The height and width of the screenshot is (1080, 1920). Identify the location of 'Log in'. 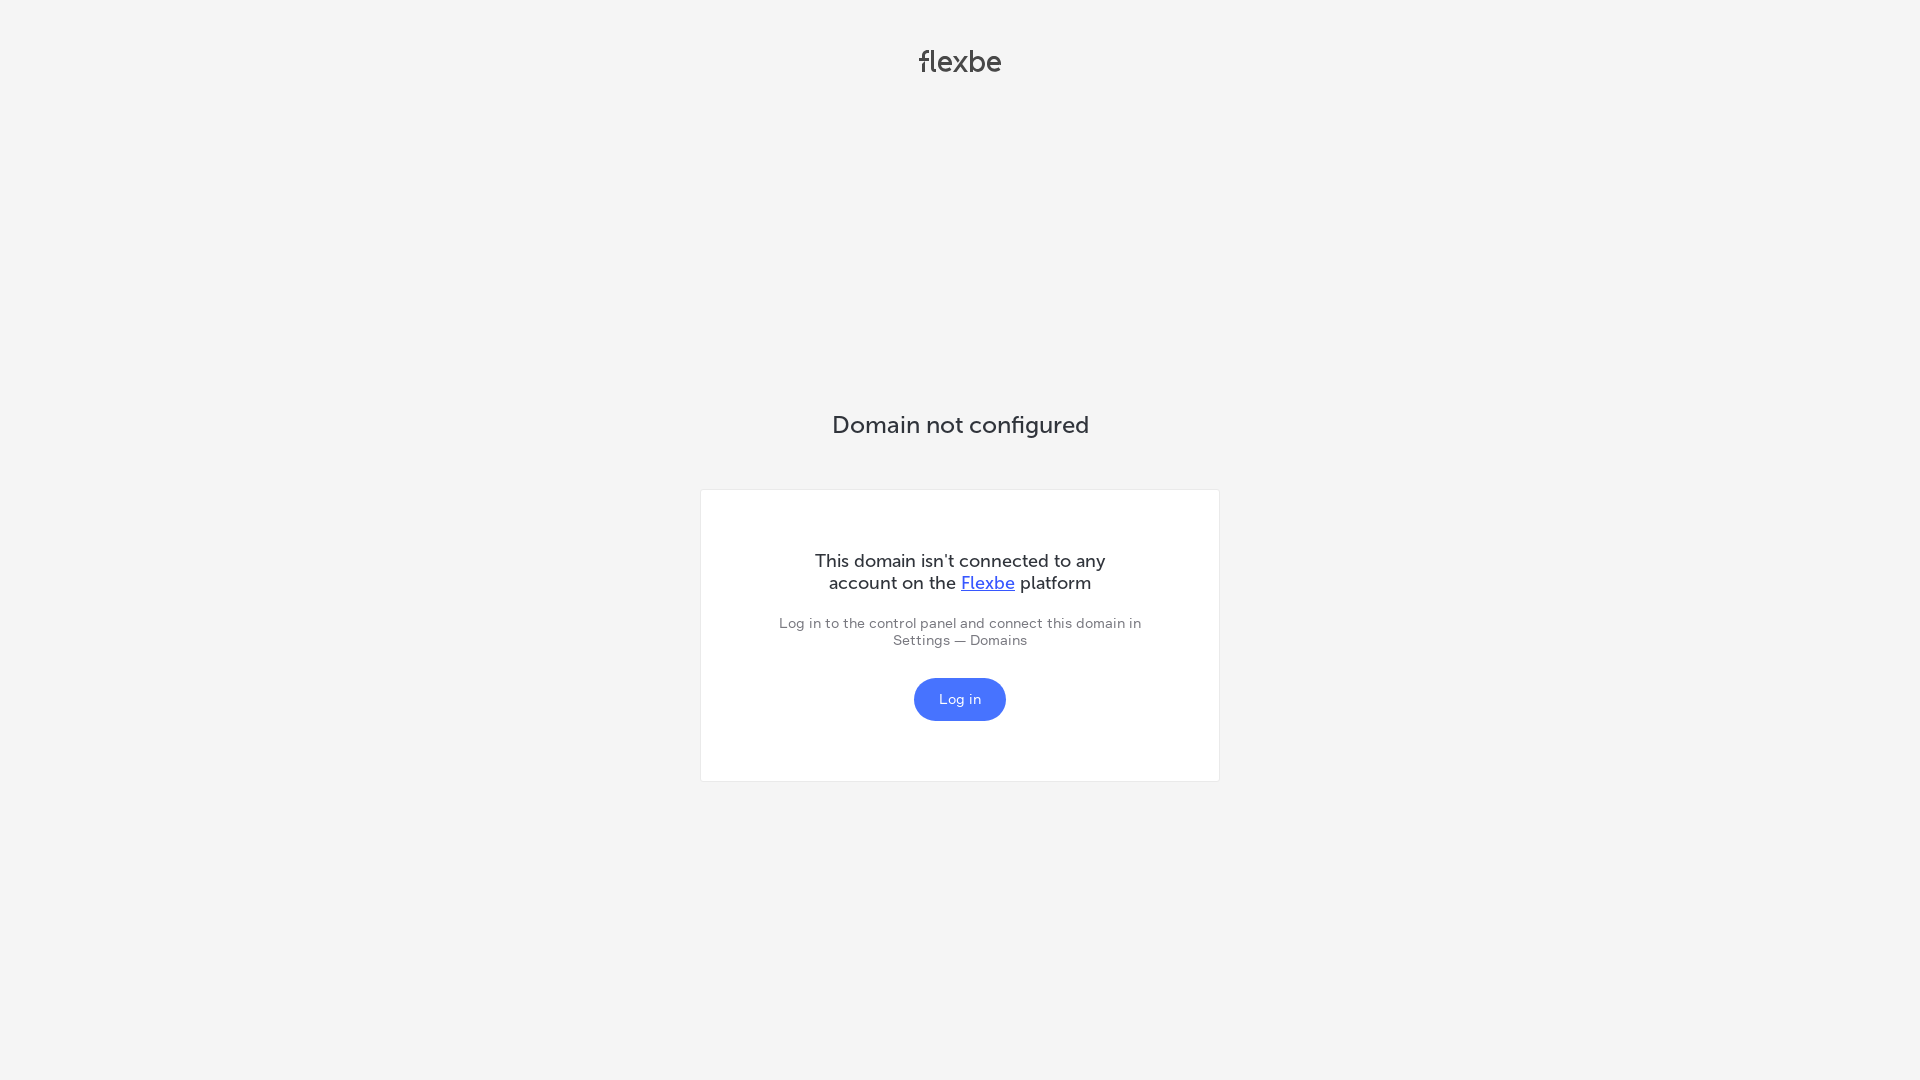
(960, 698).